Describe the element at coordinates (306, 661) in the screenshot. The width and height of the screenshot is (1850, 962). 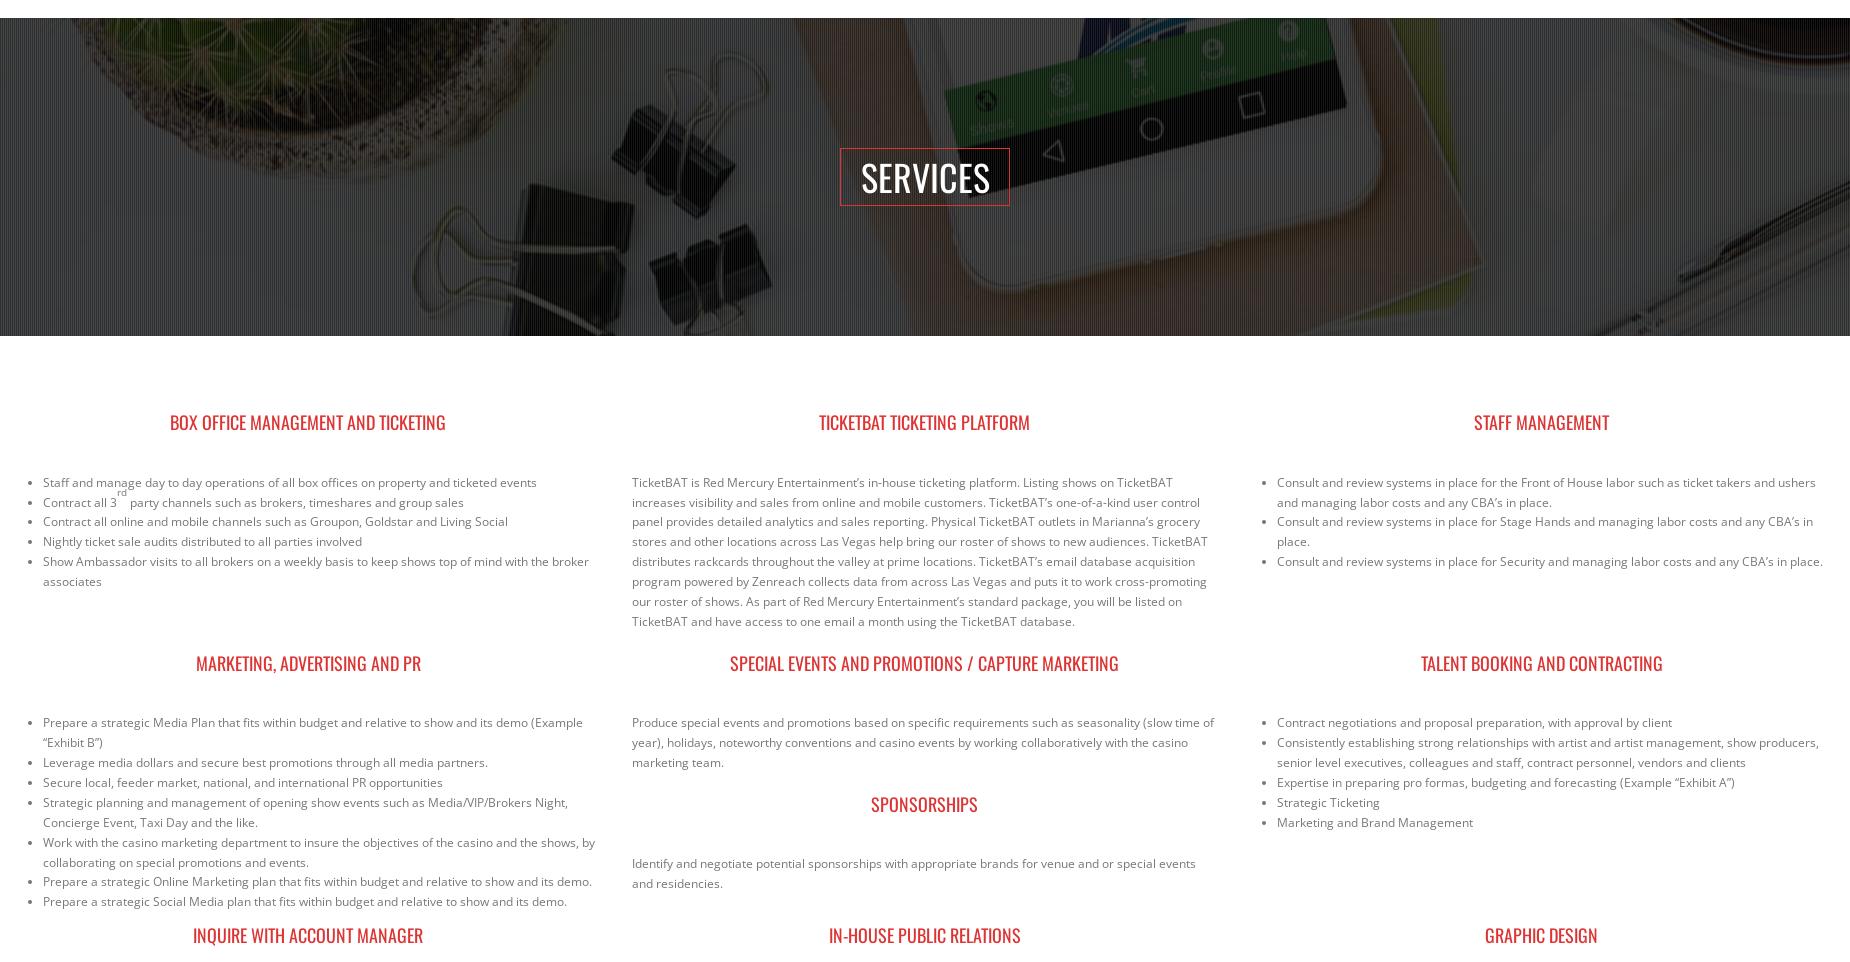
I see `'Marketing, Advertising and PR'` at that location.